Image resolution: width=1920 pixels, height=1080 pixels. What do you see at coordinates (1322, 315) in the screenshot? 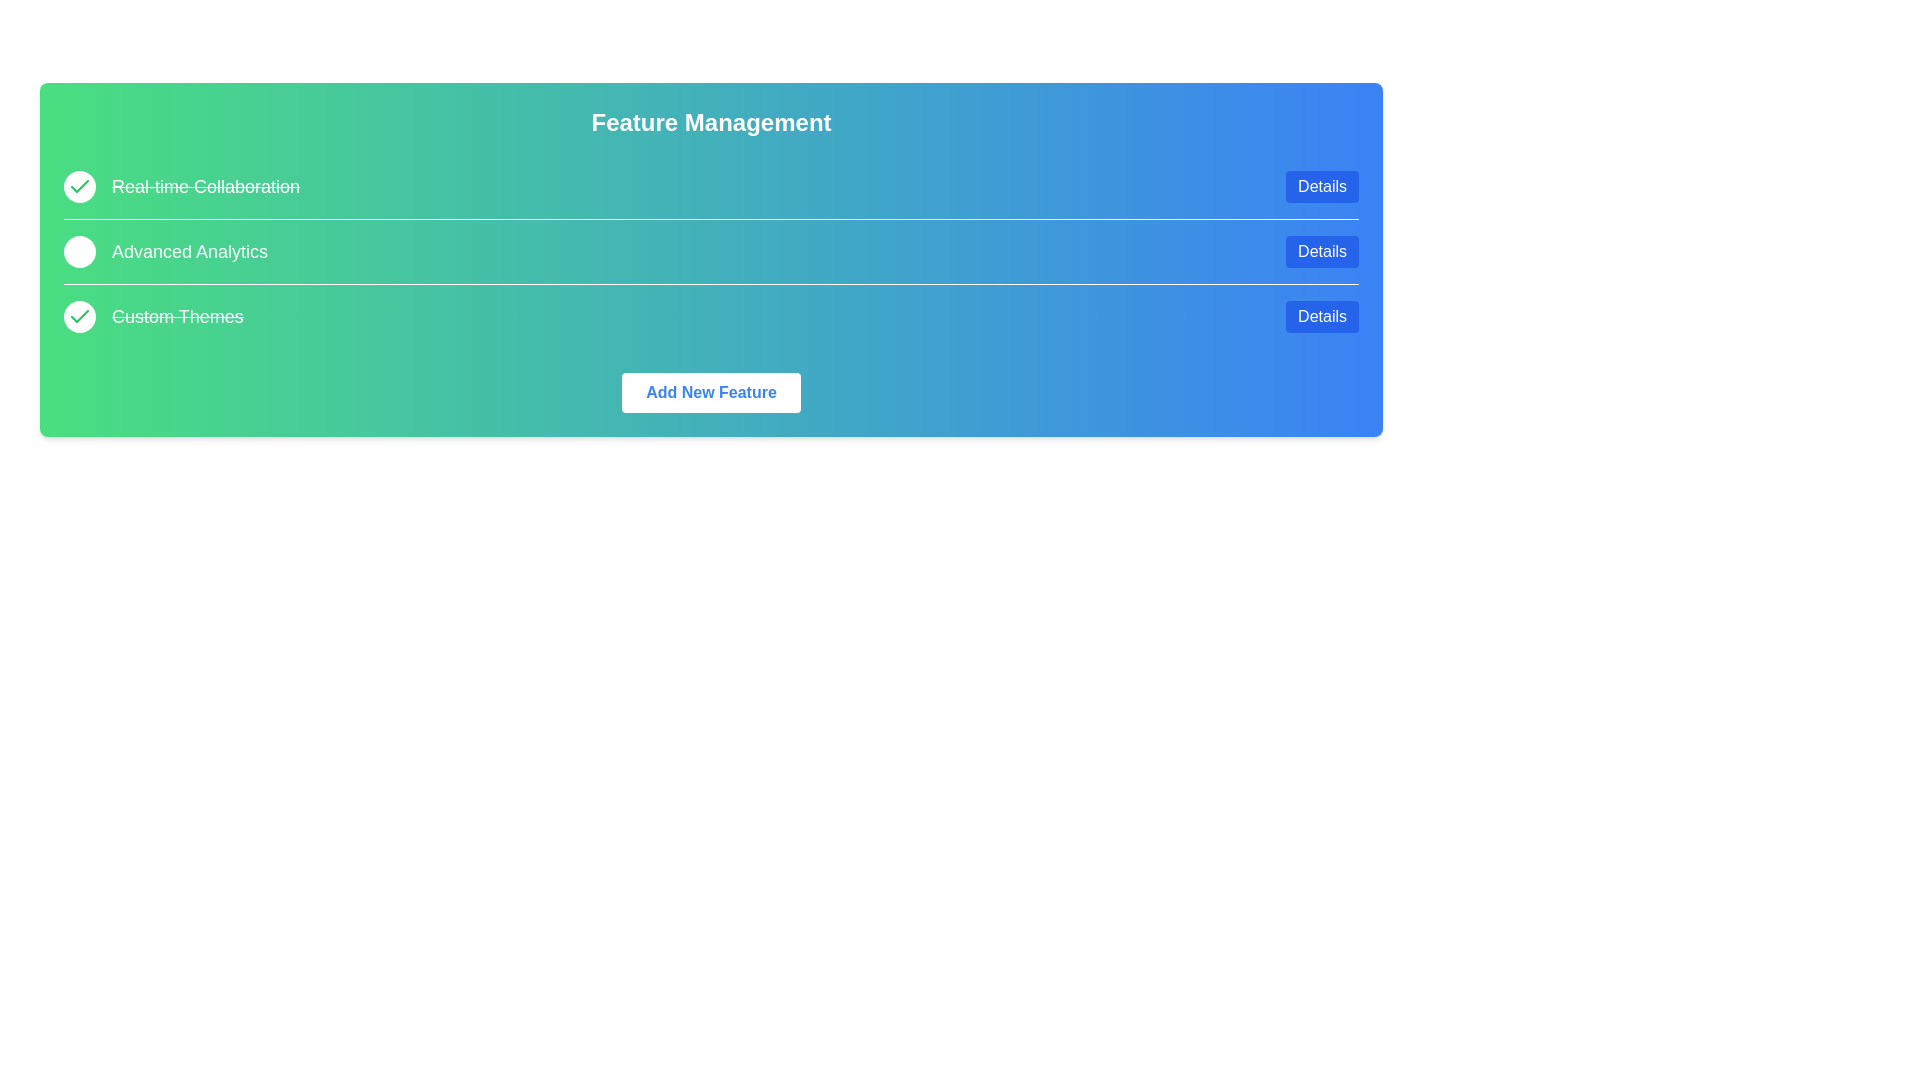
I see `the 'Details' button for the feature Custom Themes` at bounding box center [1322, 315].